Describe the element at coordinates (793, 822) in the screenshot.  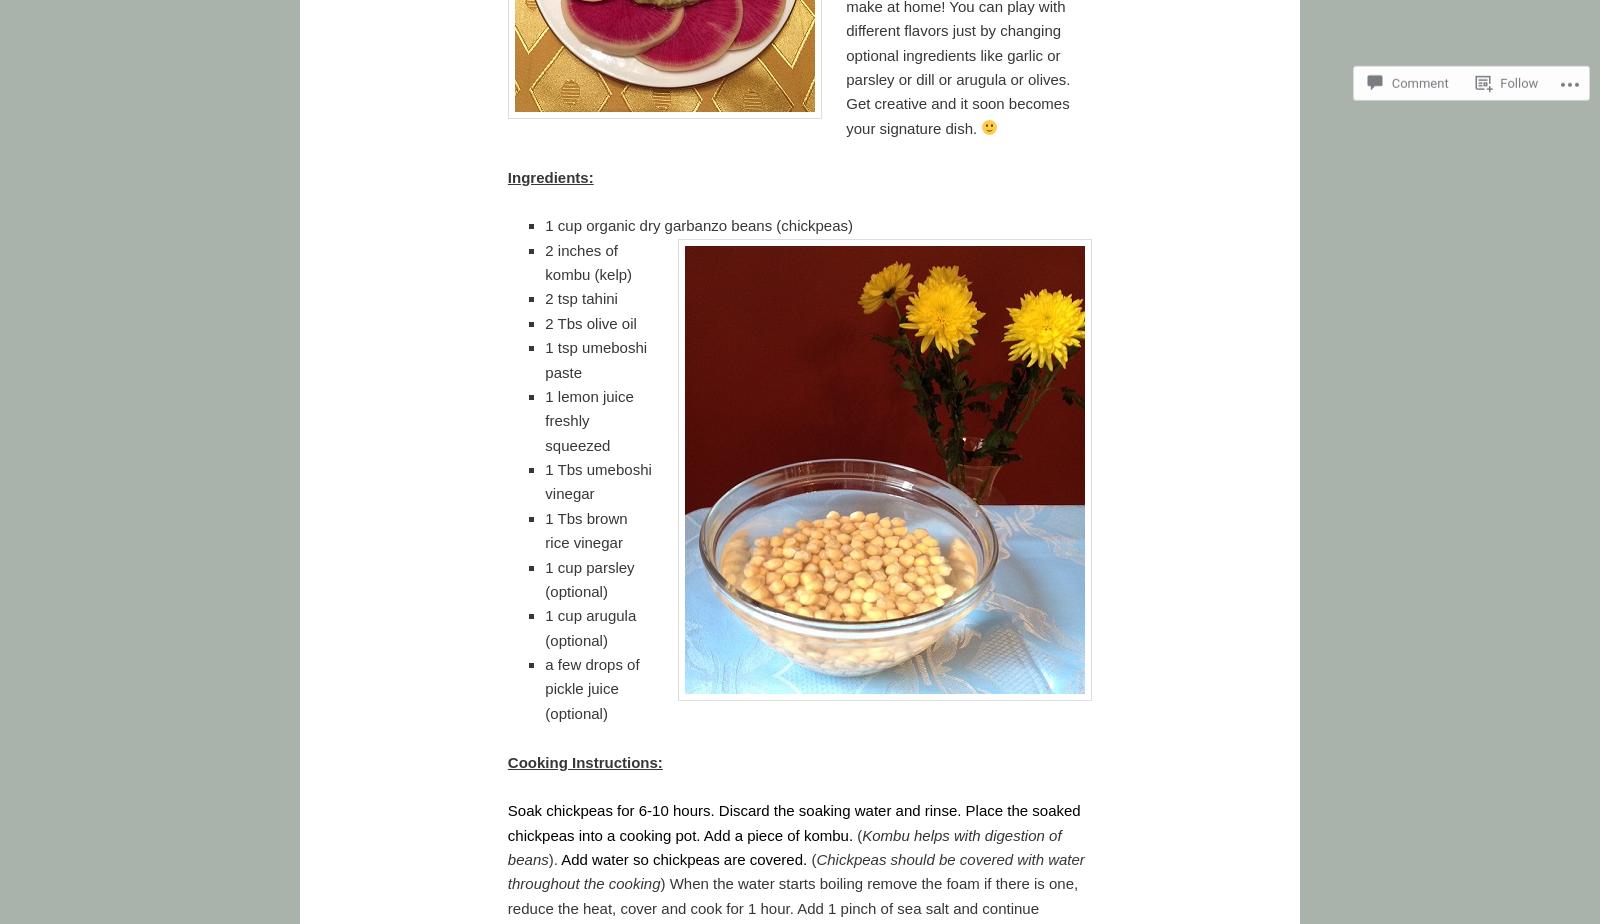
I see `'Soak chickpeas for 6-10 hours. Discard the soaking water and rinse. Place the soaked chickpeas into a cooking pot. Add a piece of kombu.'` at that location.